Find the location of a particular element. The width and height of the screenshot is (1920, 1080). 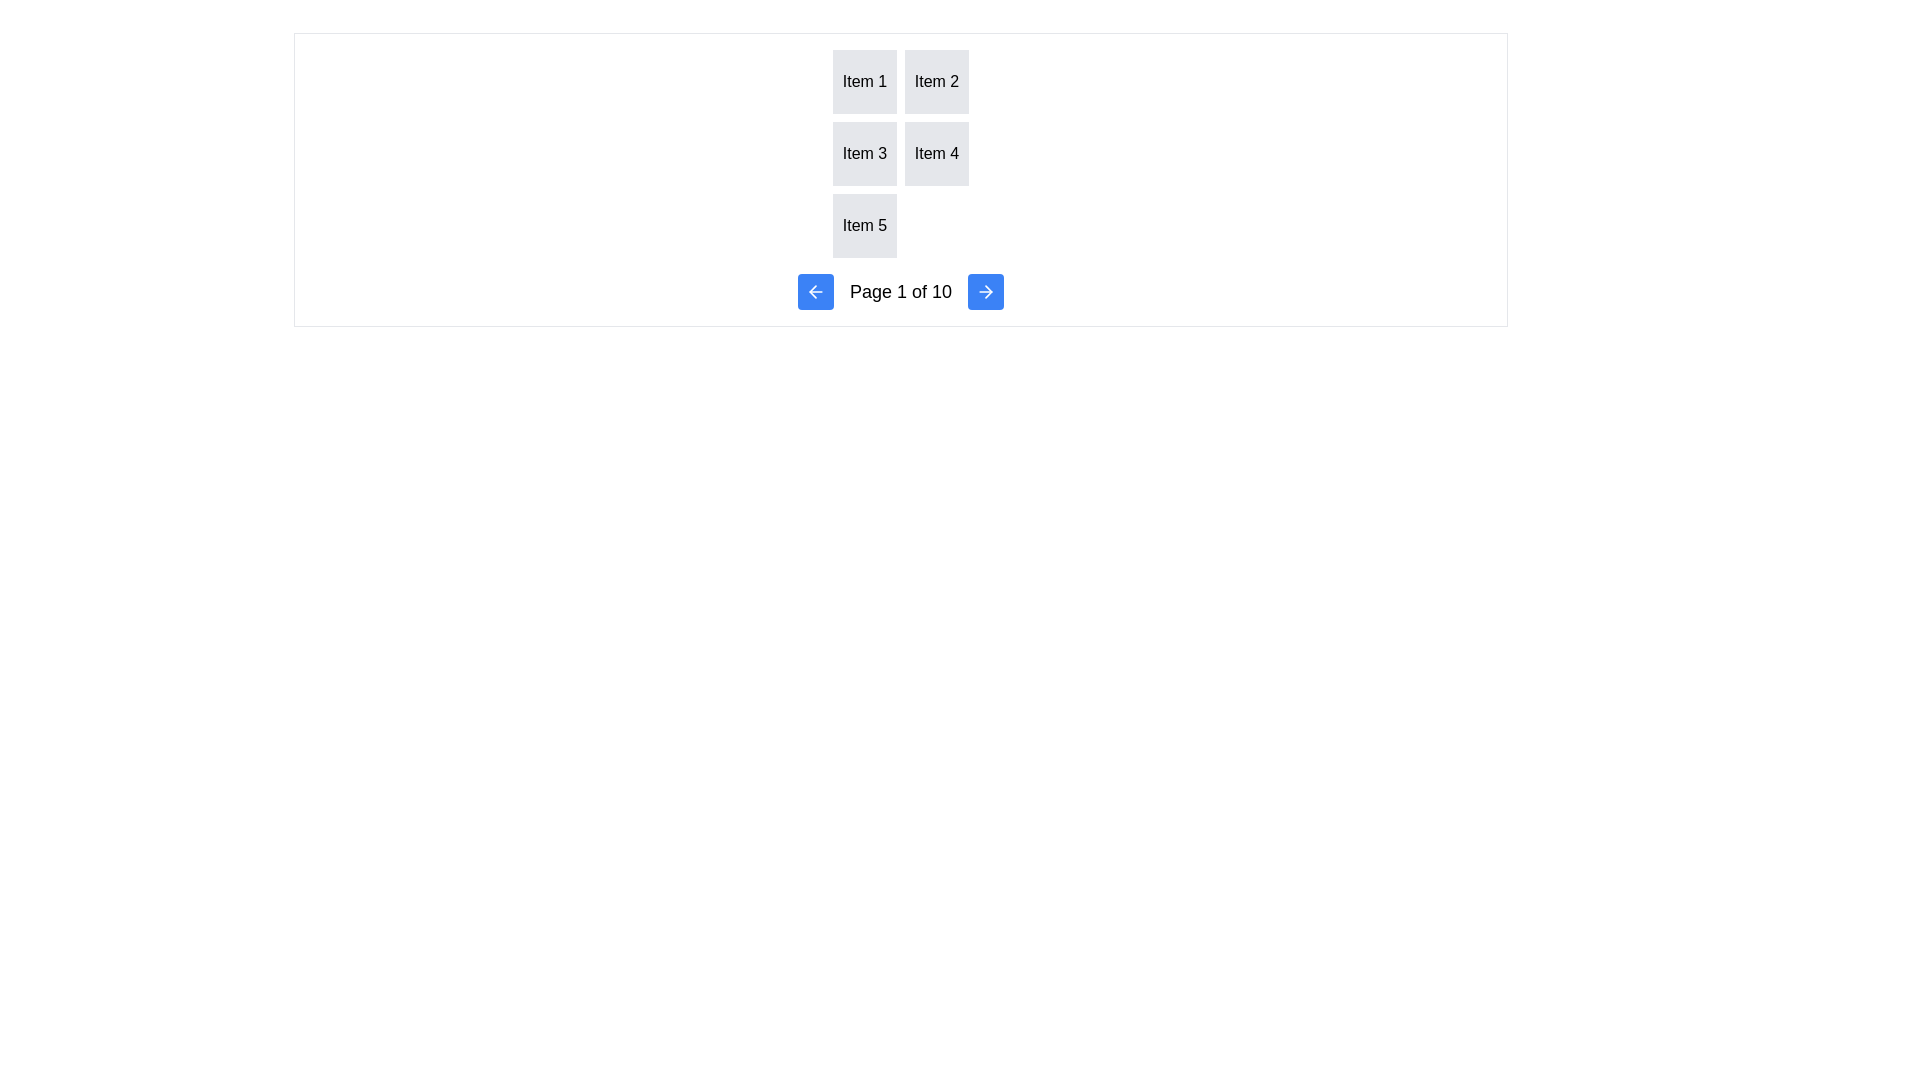

the navigational stepper button located in the bottom-right corner of the control panel is located at coordinates (986, 292).